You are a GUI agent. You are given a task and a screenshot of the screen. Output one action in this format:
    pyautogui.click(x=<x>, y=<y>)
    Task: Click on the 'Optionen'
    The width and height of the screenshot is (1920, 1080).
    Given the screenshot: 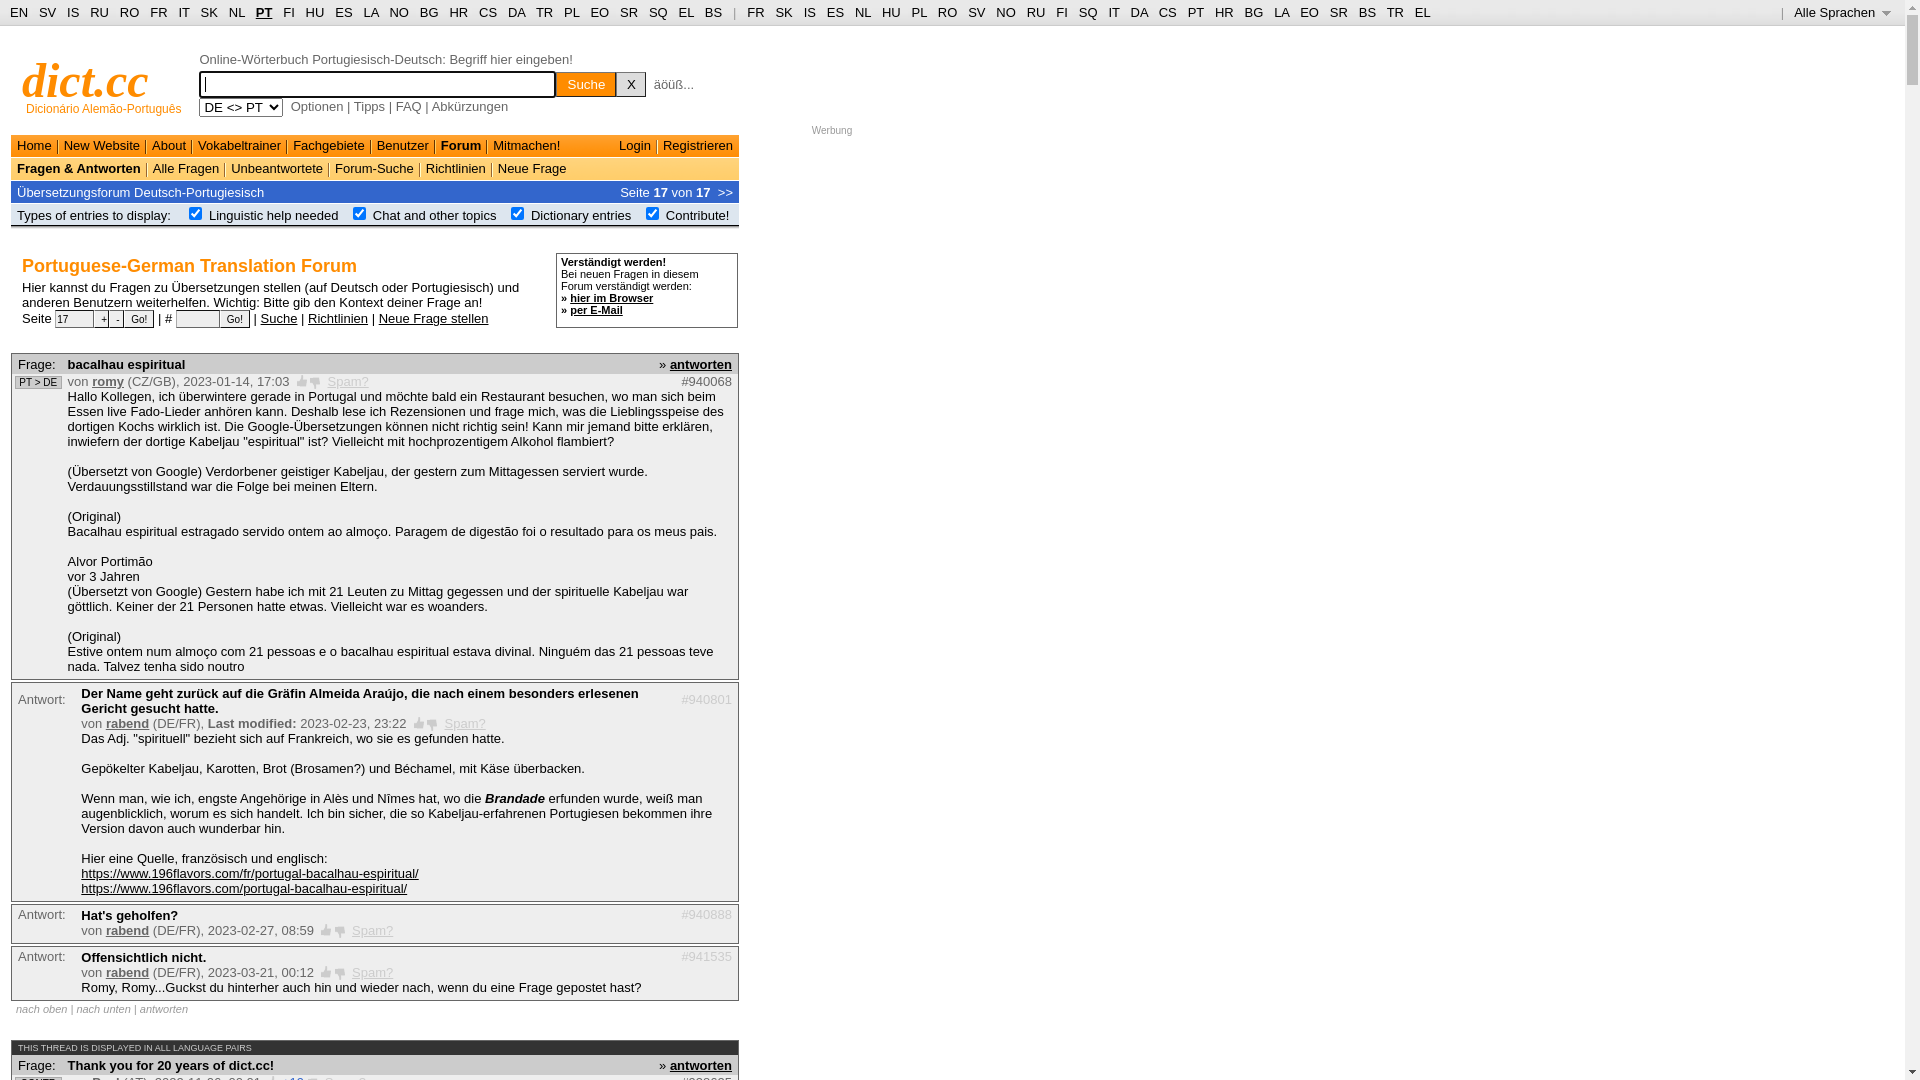 What is the action you would take?
    pyautogui.click(x=316, y=106)
    